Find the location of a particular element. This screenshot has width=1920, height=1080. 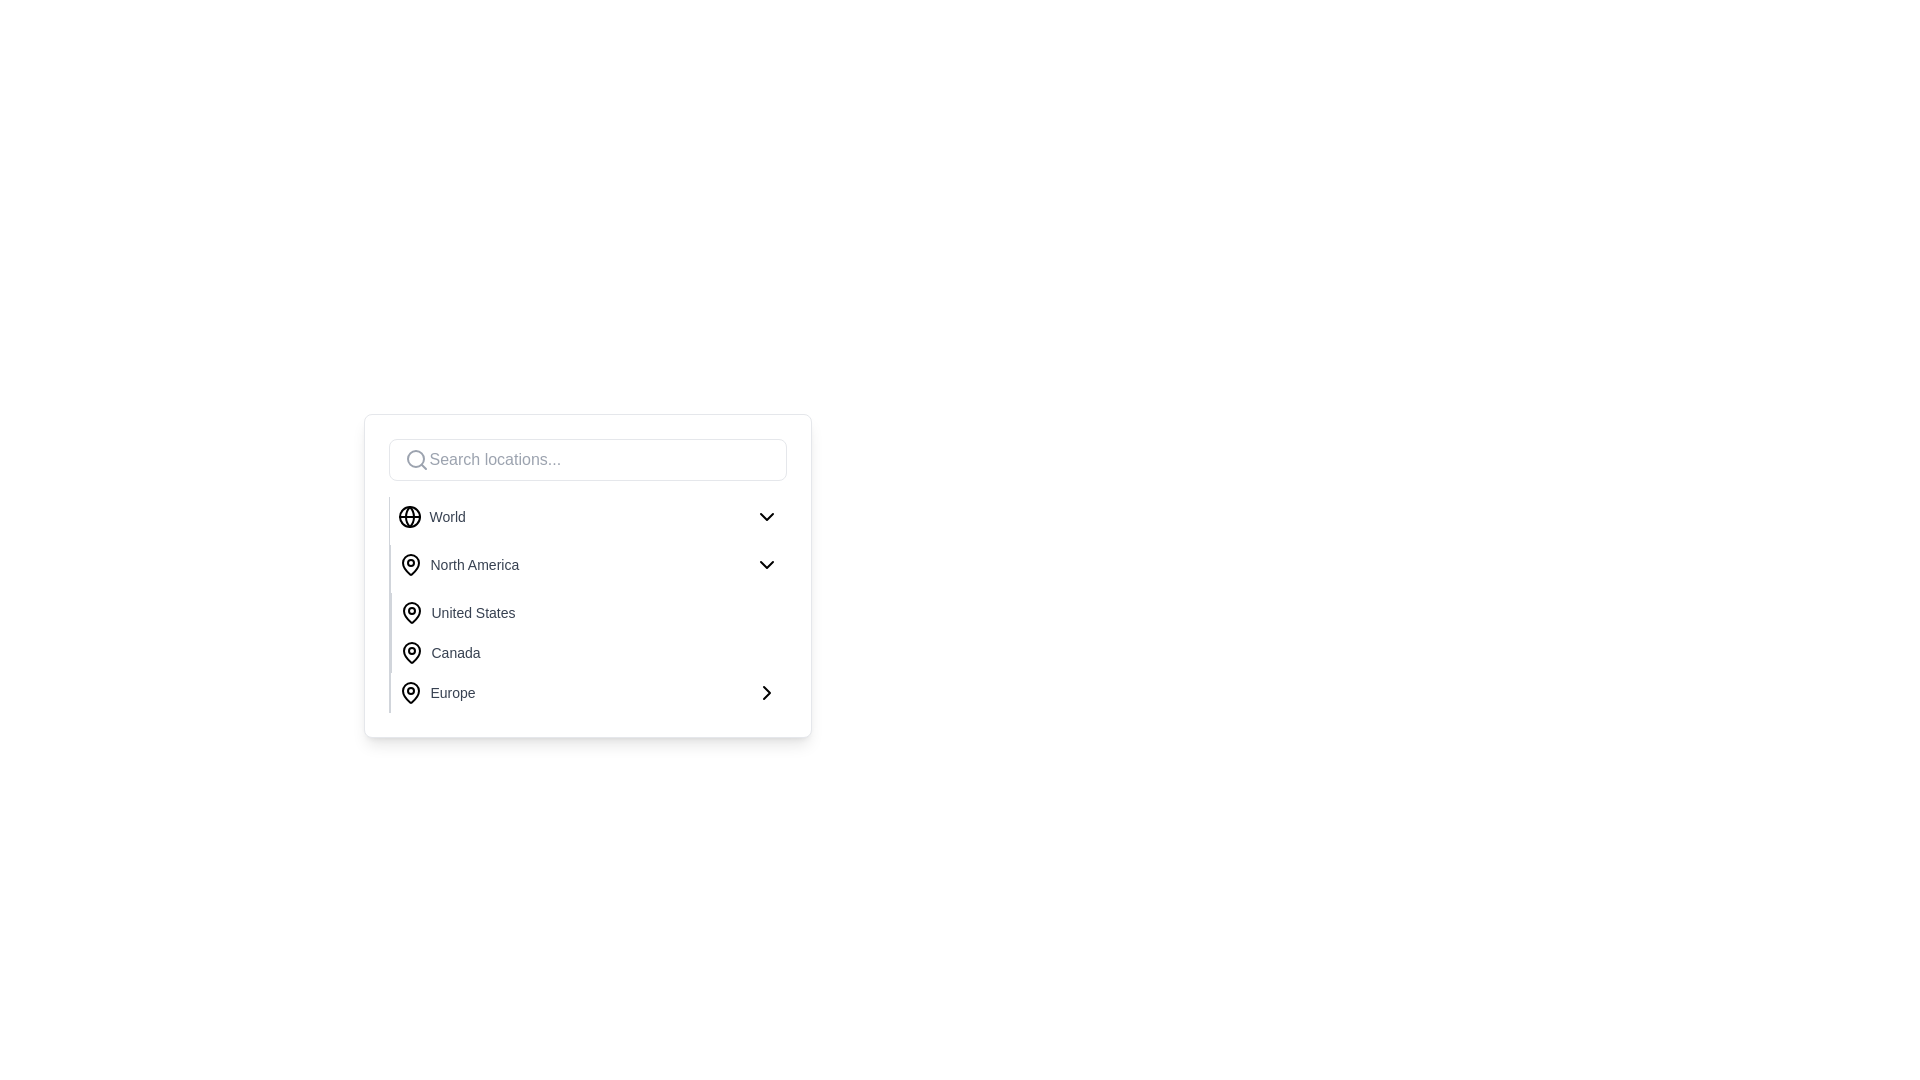

the static text label 'United States' is located at coordinates (472, 612).